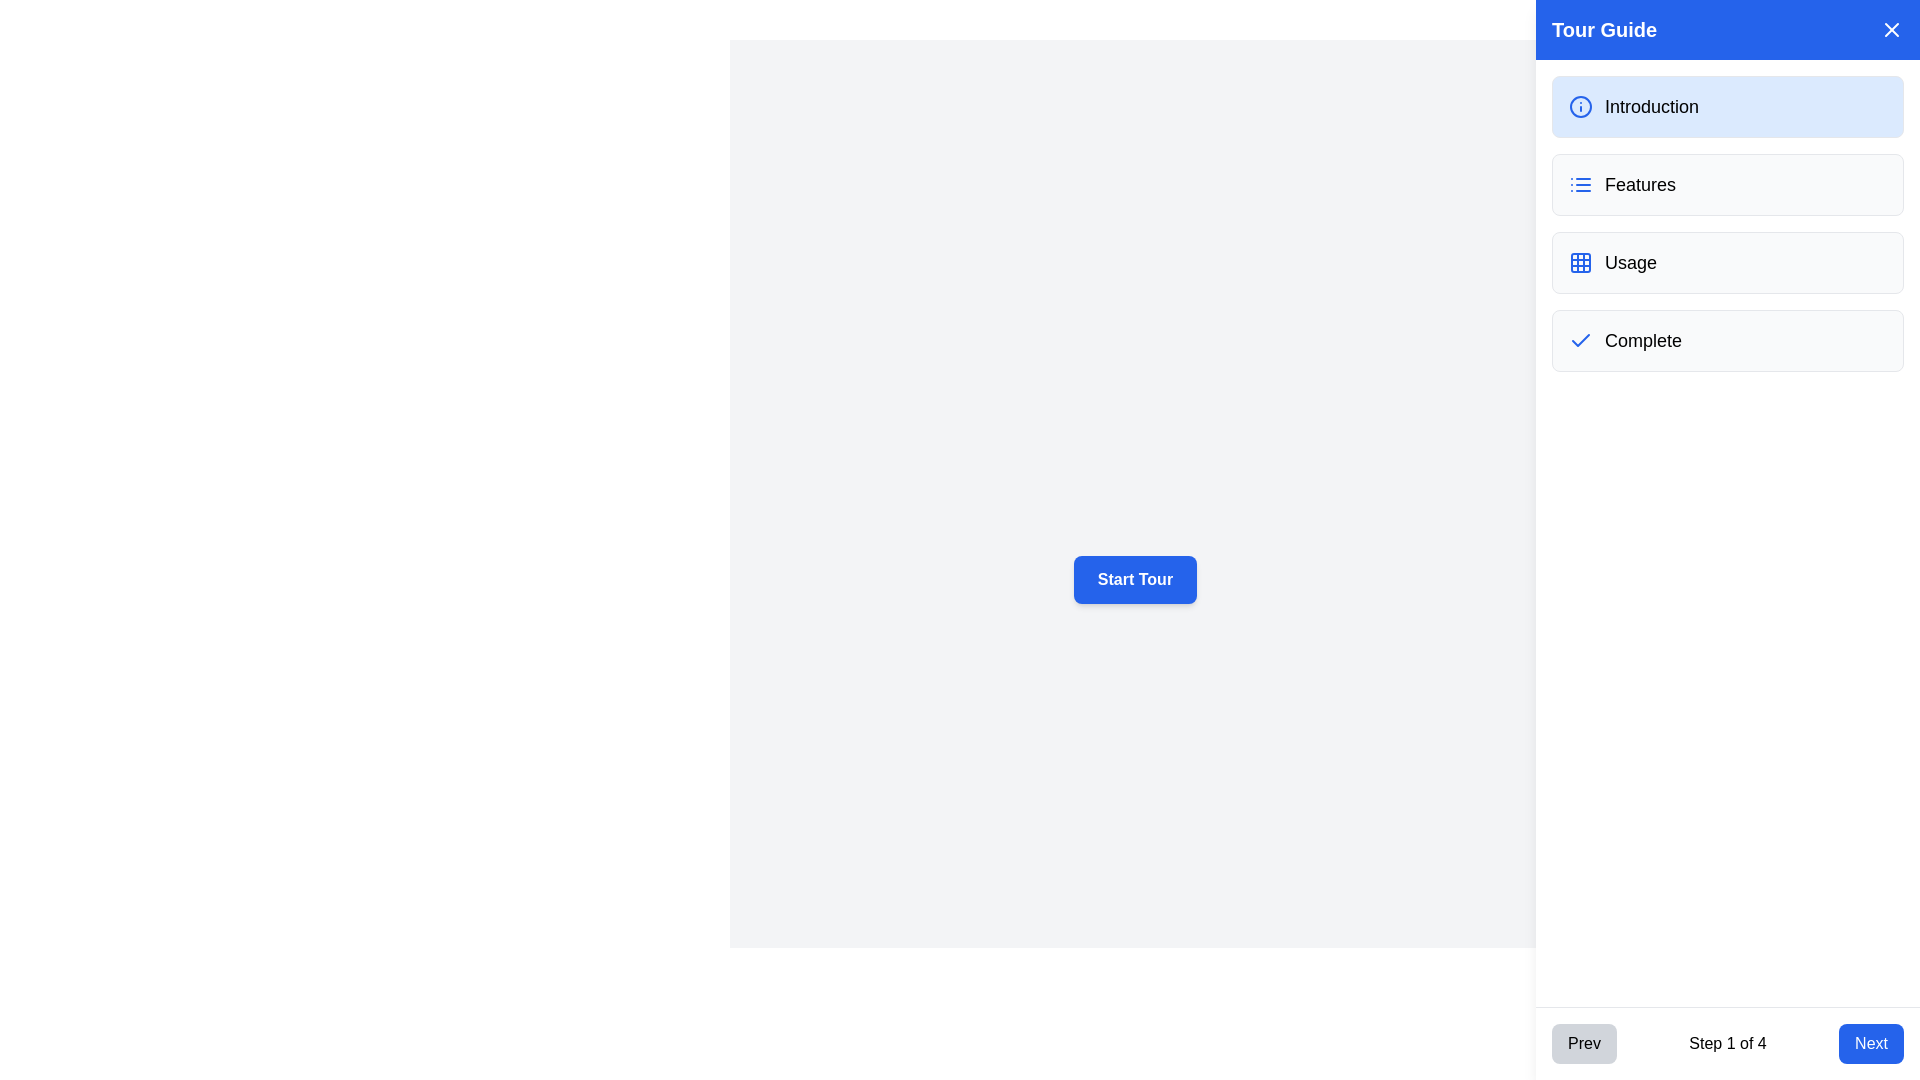 Image resolution: width=1920 pixels, height=1080 pixels. Describe the element at coordinates (1583, 1043) in the screenshot. I see `the 'Prev' button, which is a rectangular button with a light gray background, rounded corners, and the label 'Prev' in black, bold text centered within the button` at that location.